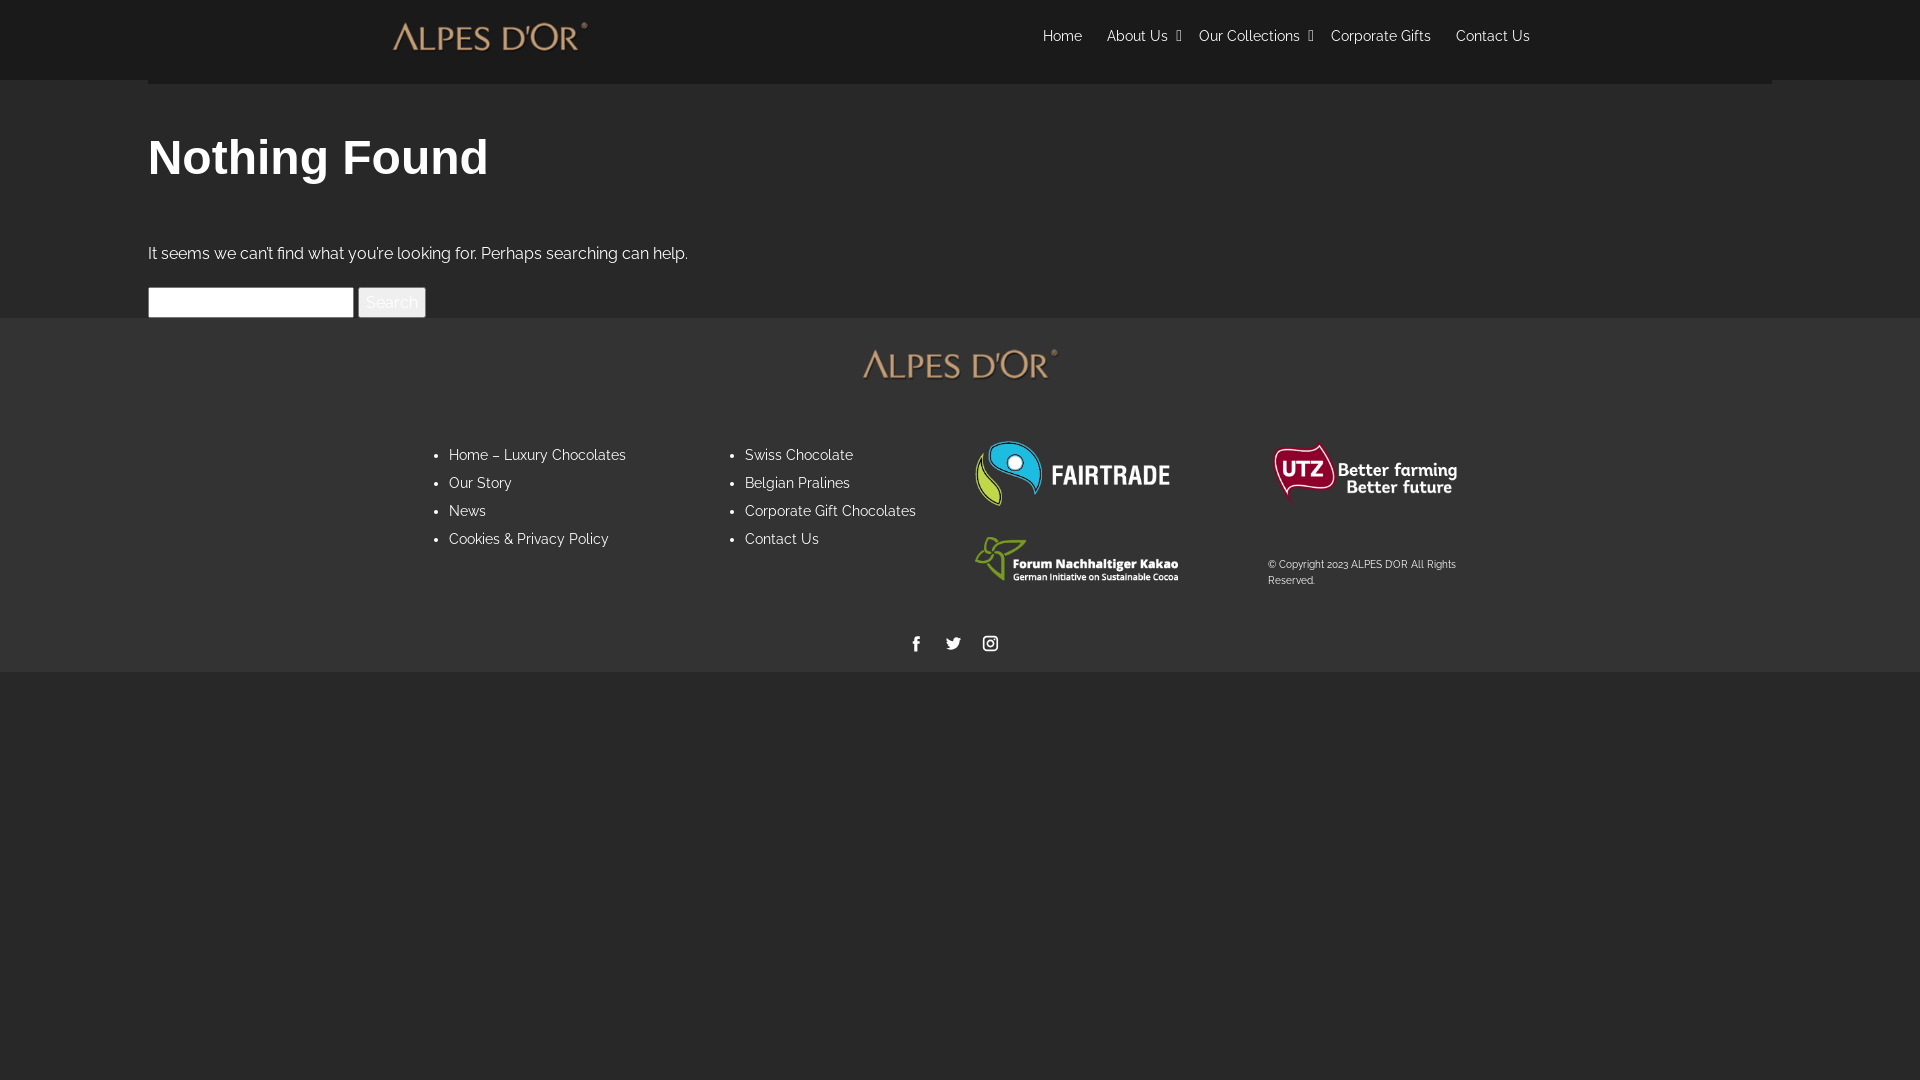 The width and height of the screenshot is (1920, 1080). I want to click on 'News', so click(448, 509).